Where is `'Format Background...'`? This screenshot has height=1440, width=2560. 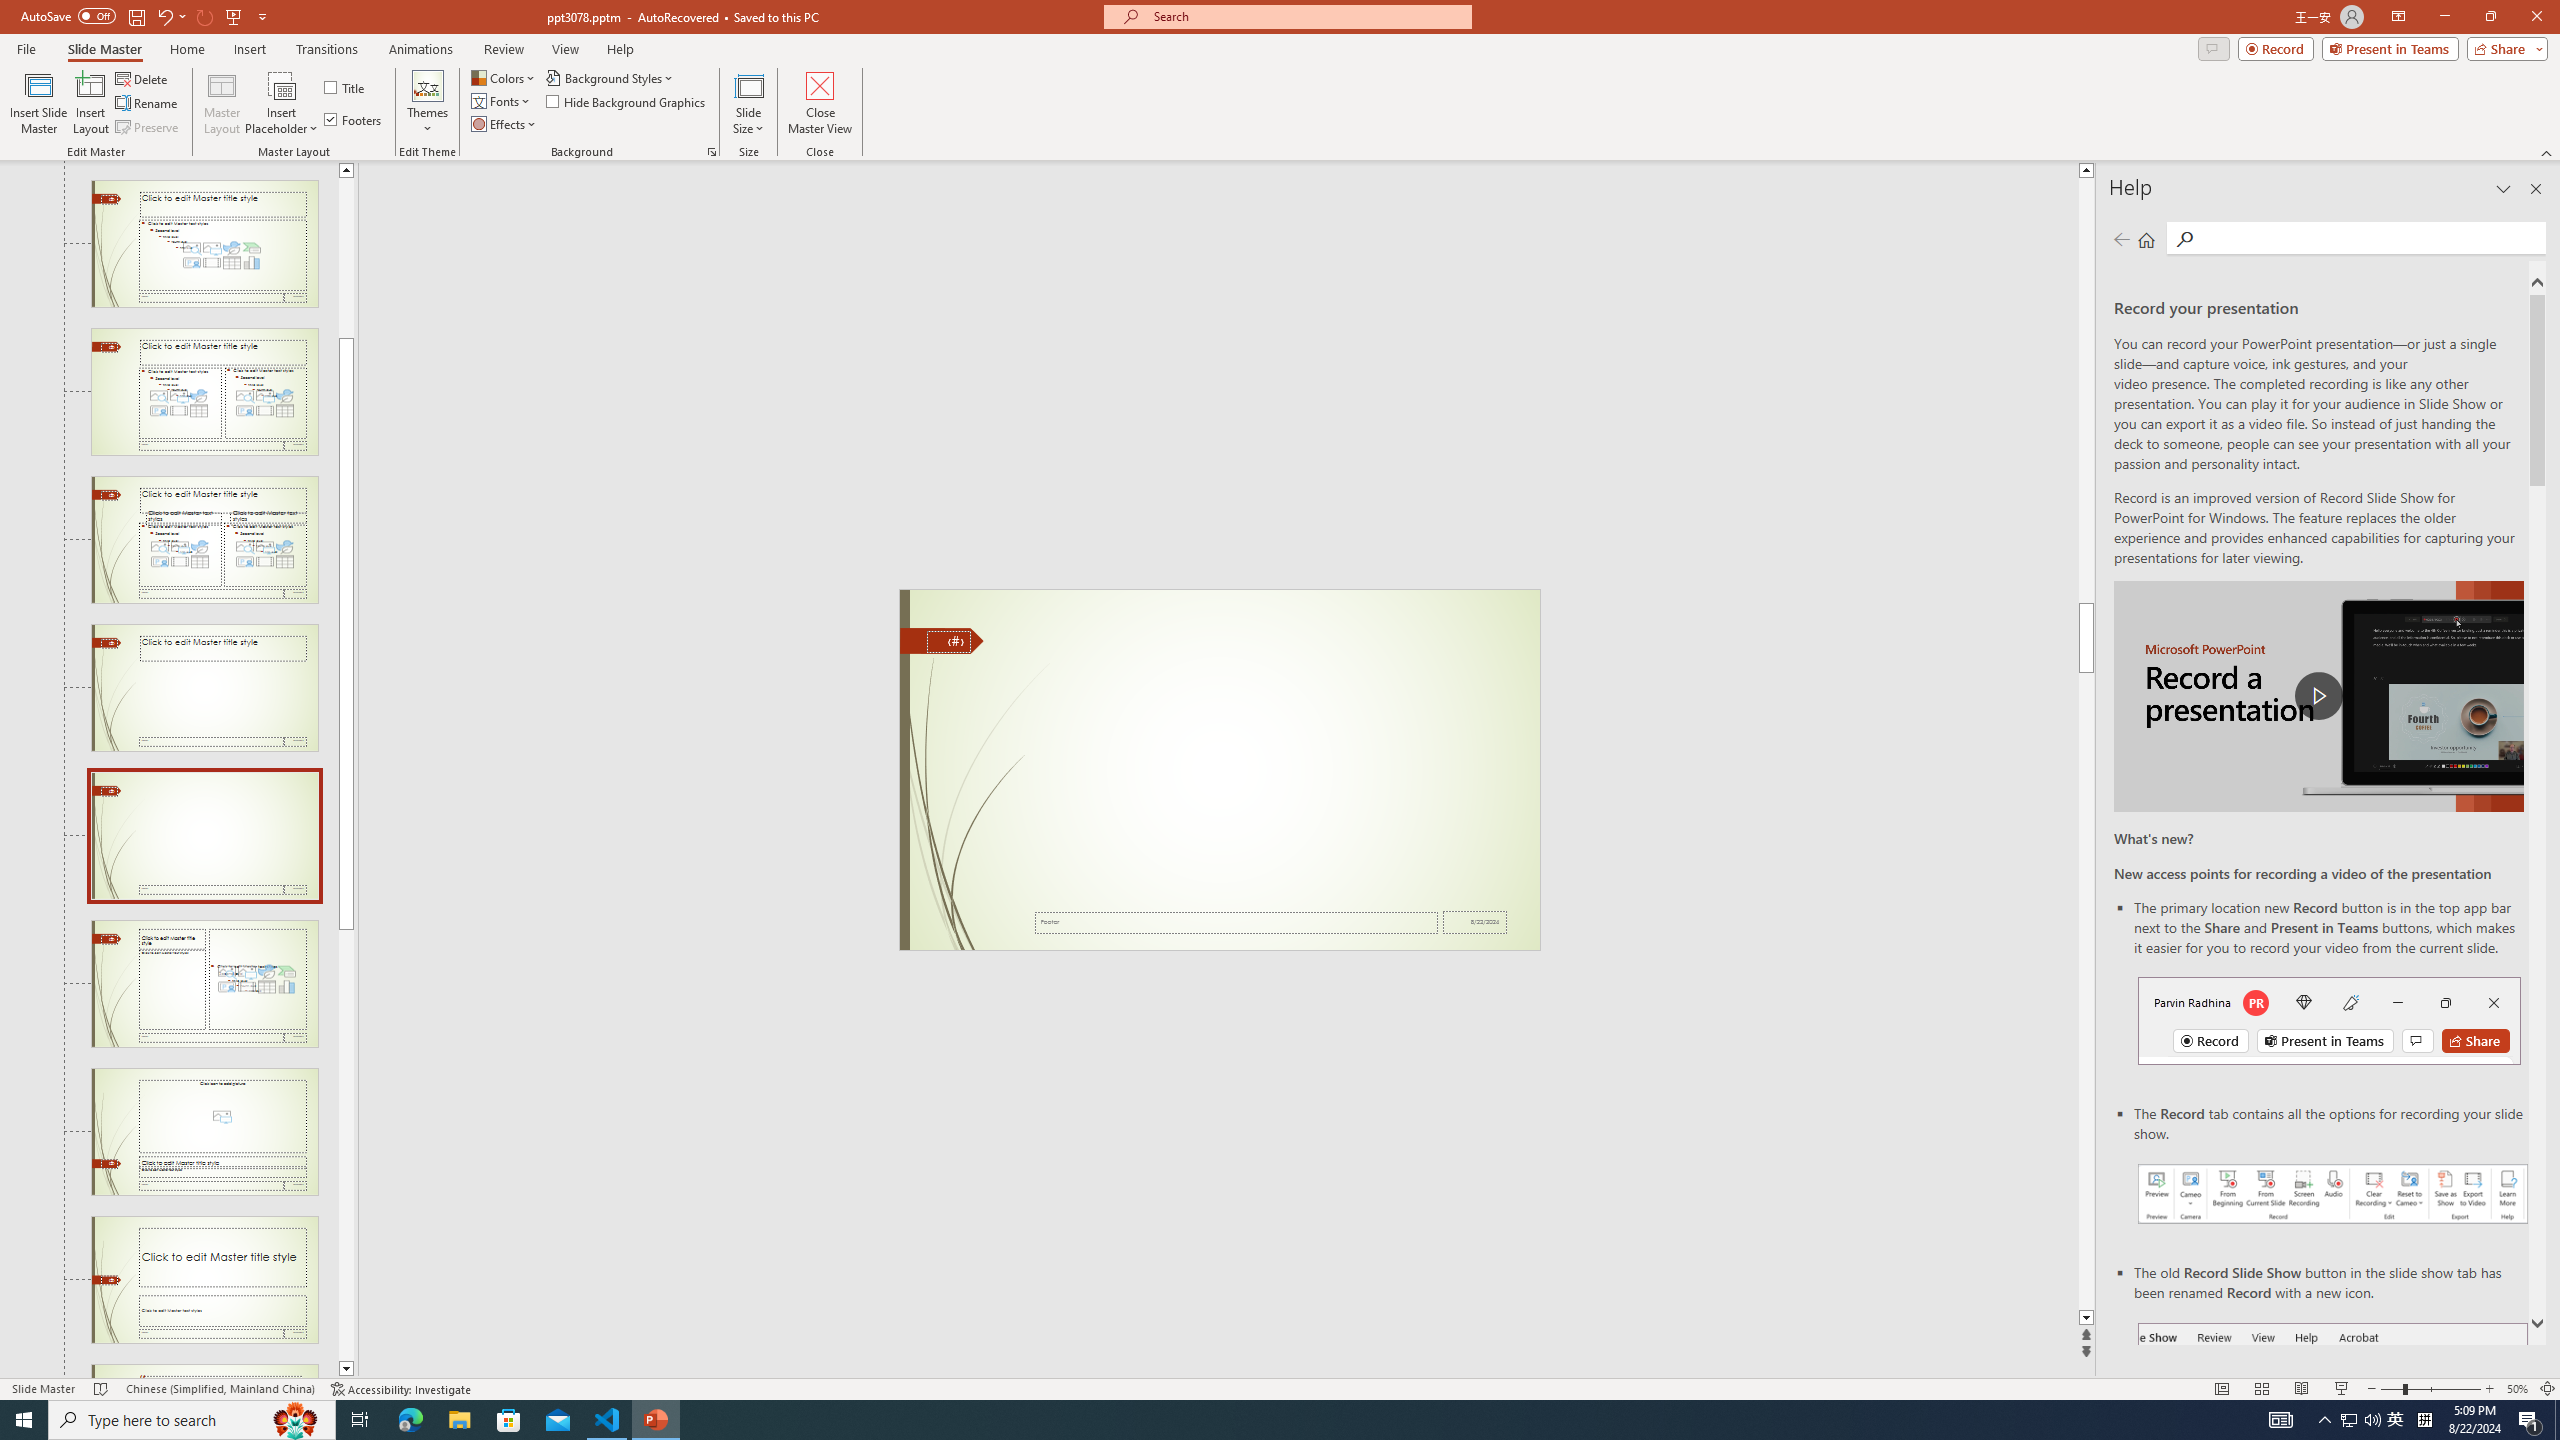
'Format Background...' is located at coordinates (710, 150).